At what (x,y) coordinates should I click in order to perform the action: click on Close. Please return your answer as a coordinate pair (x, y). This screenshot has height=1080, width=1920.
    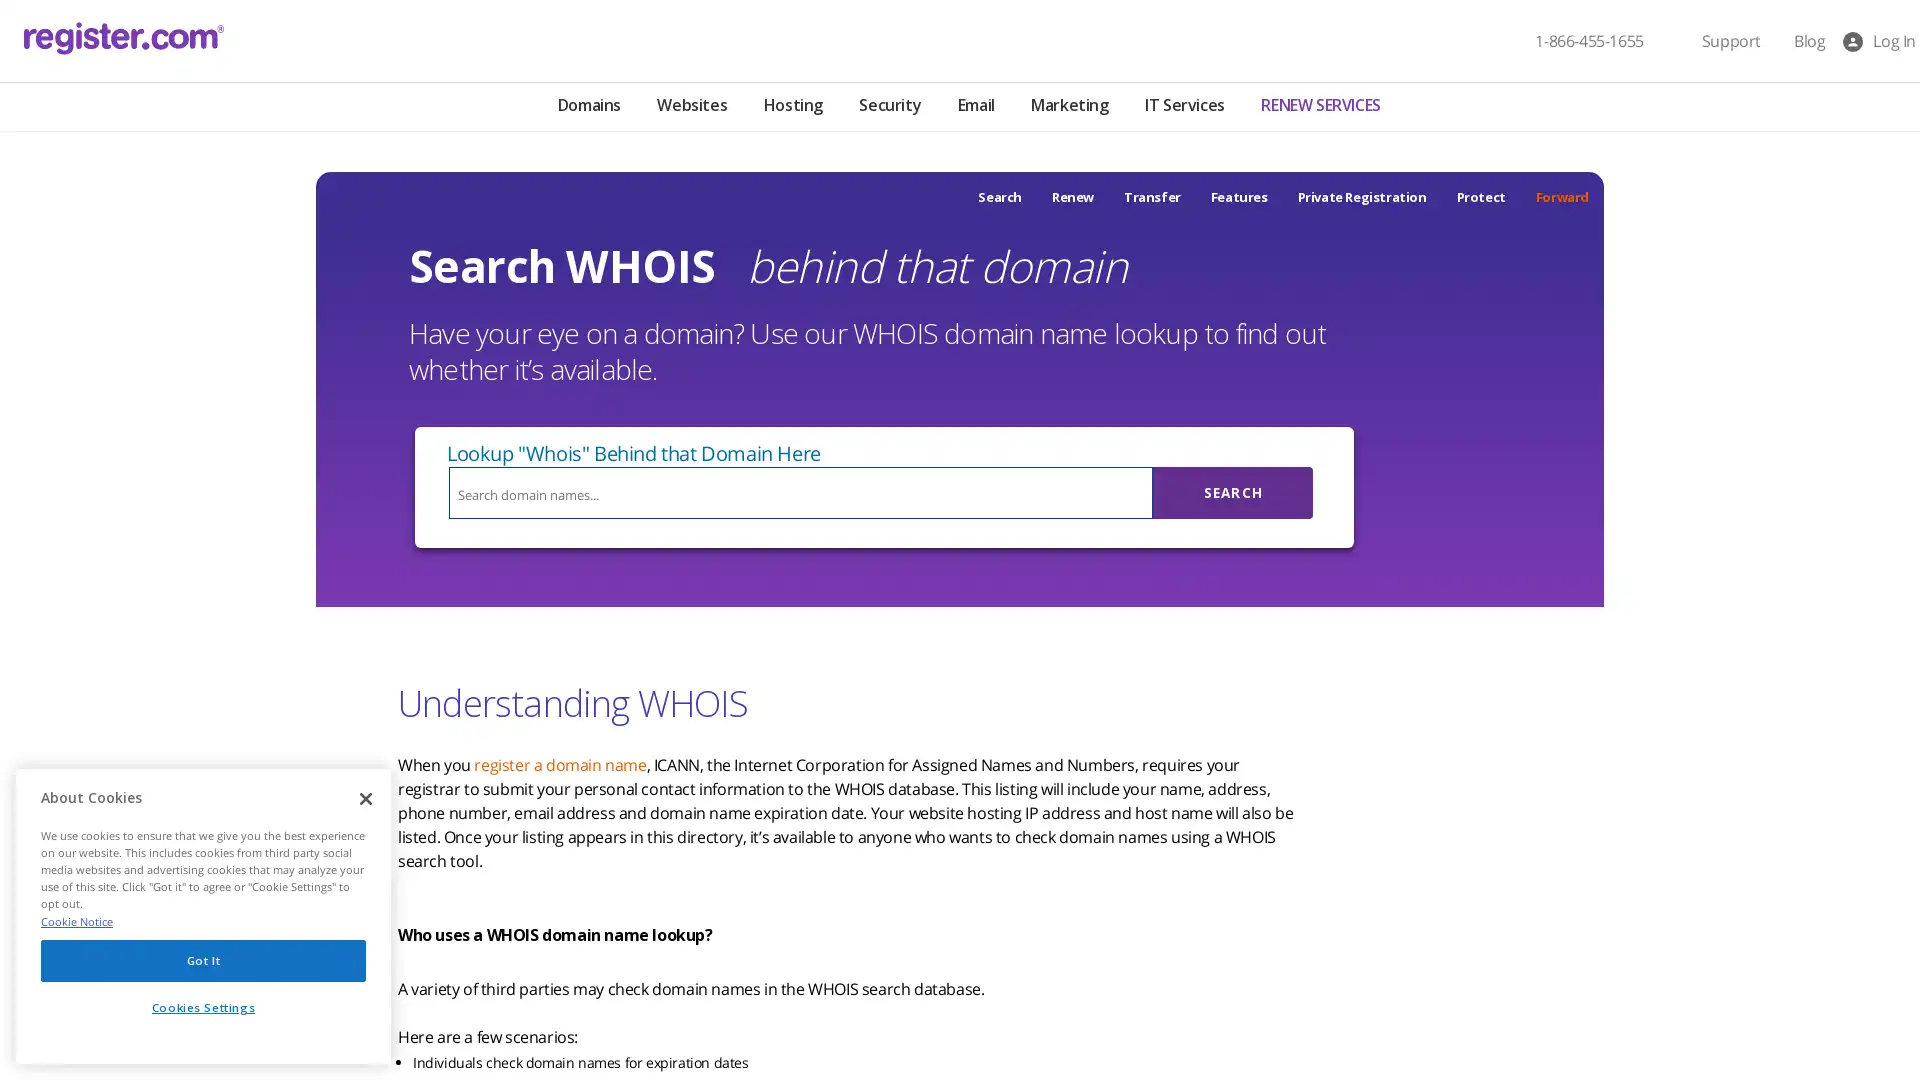
    Looking at the image, I should click on (365, 804).